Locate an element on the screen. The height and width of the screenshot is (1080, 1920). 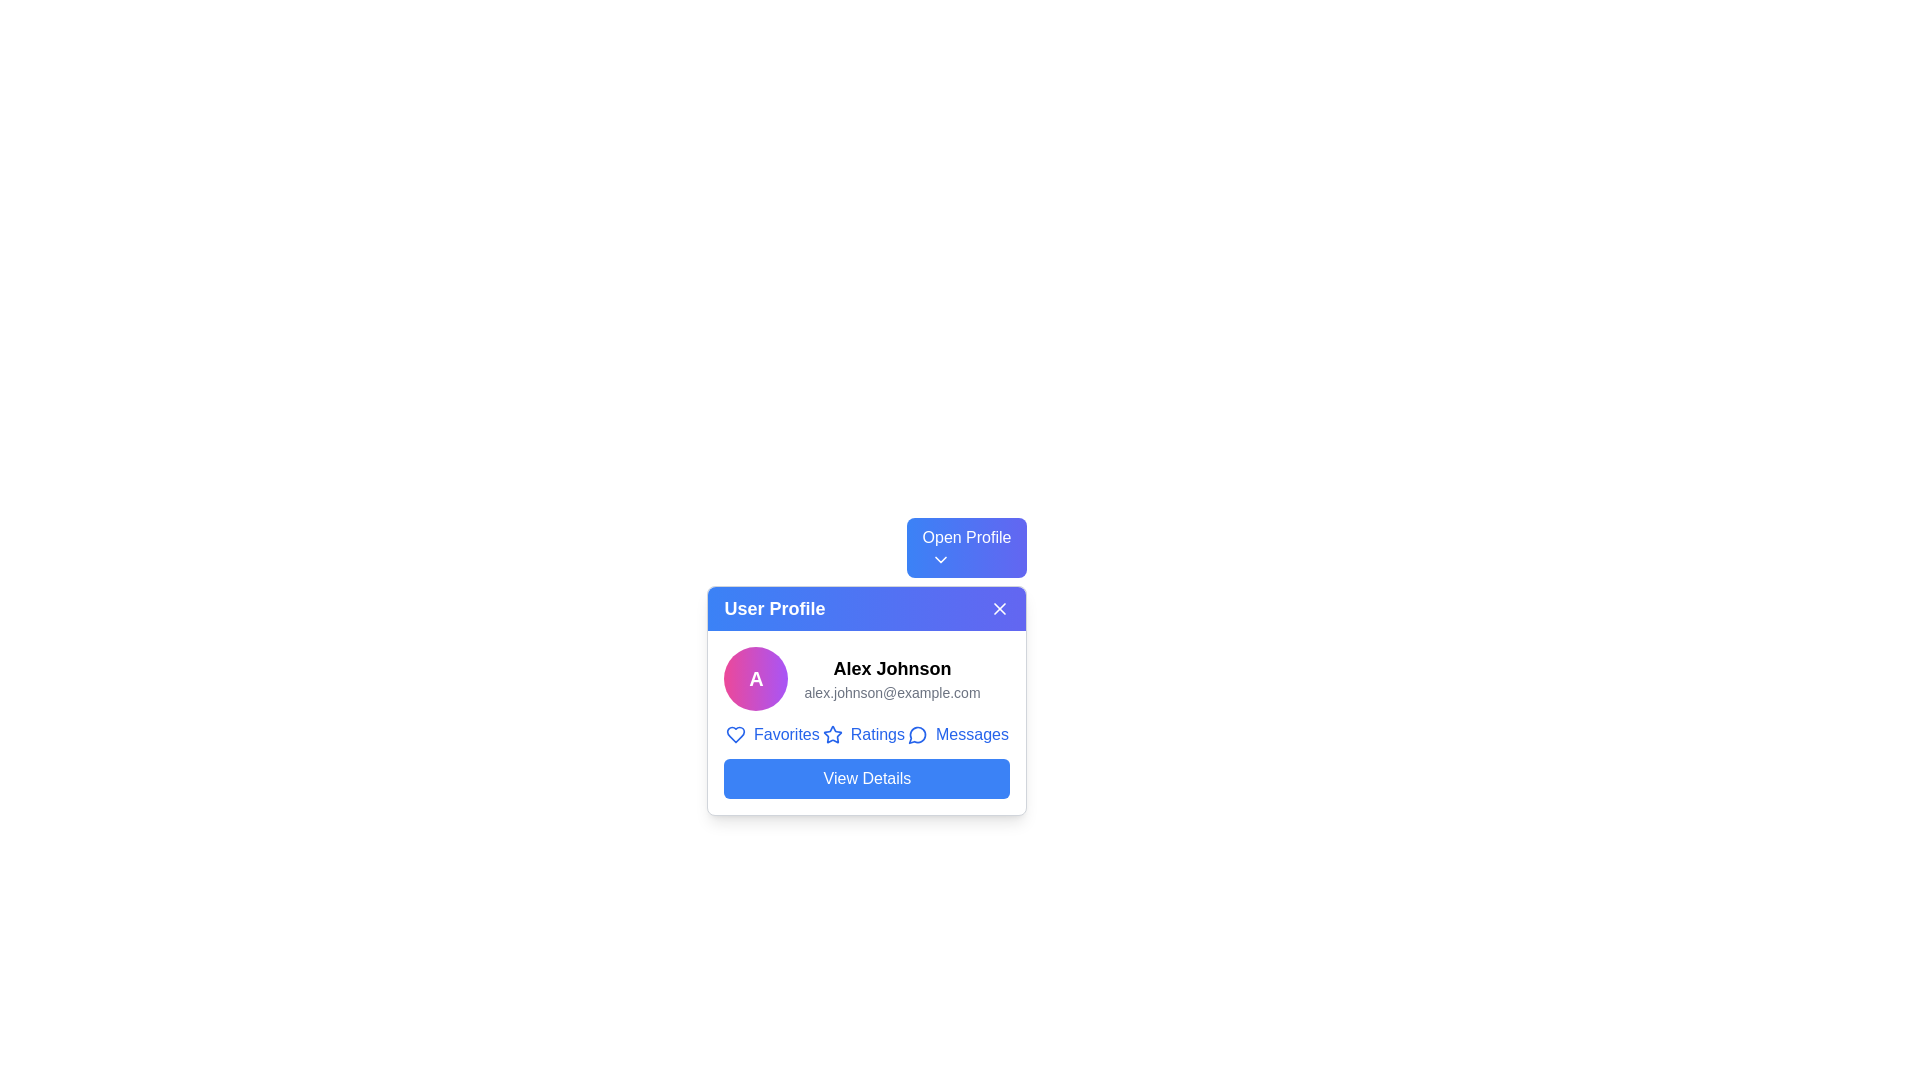
the 'Ratings' link in the User profile section is located at coordinates (867, 722).